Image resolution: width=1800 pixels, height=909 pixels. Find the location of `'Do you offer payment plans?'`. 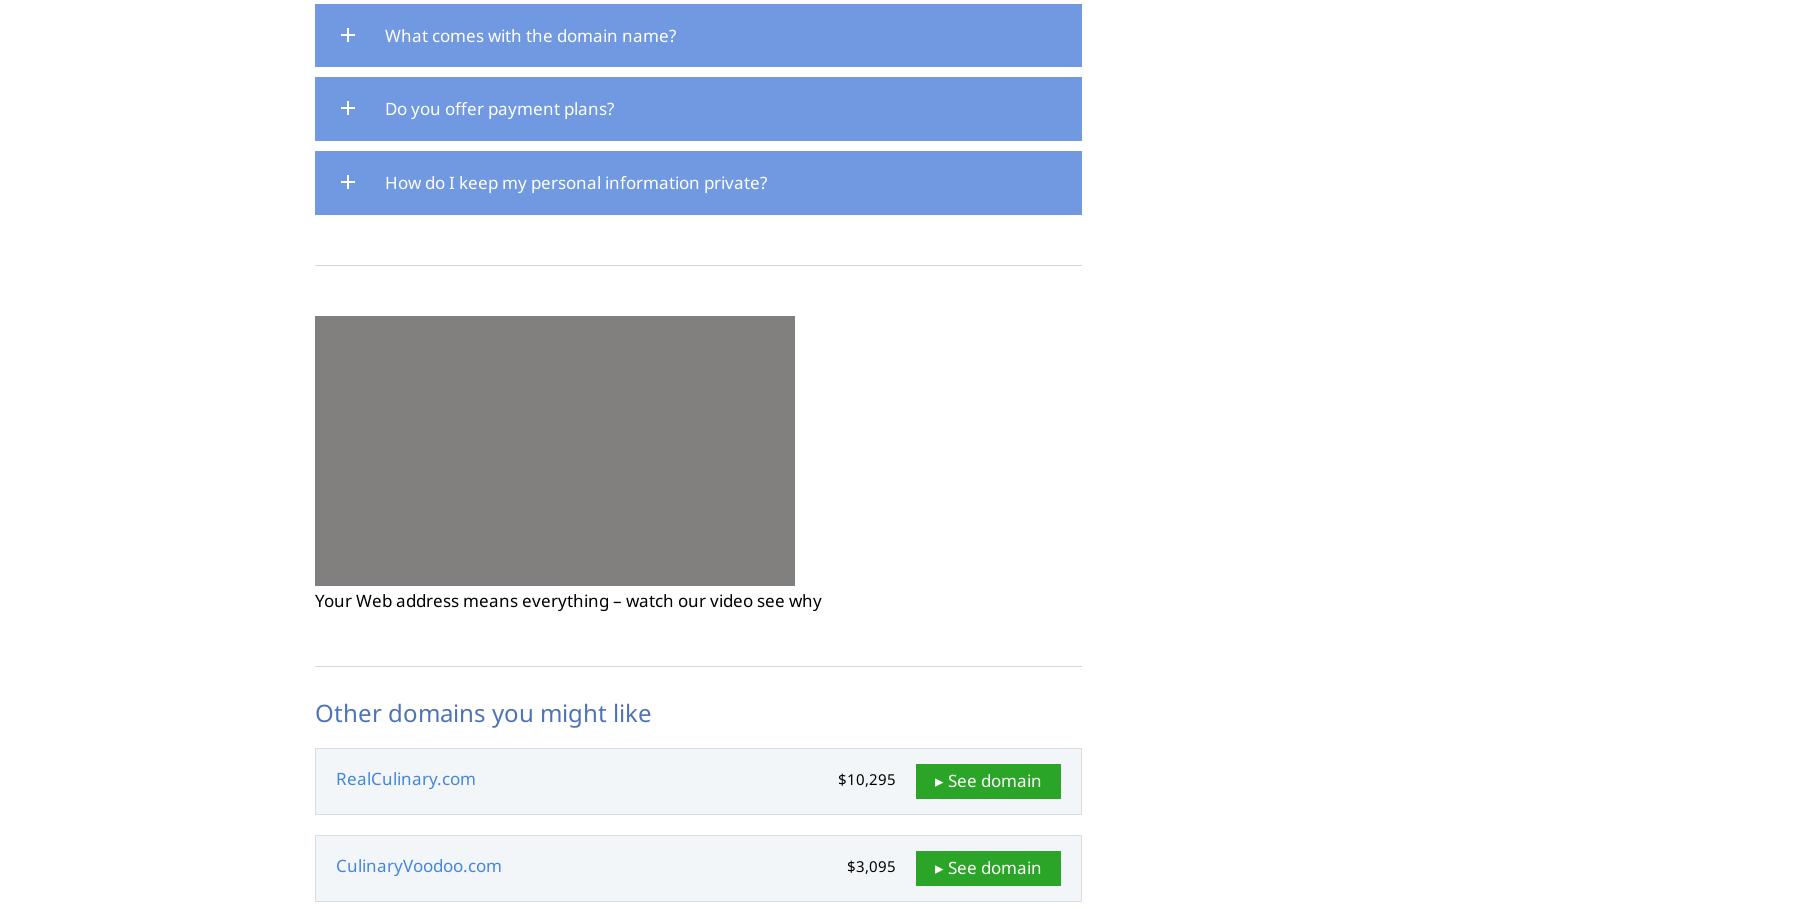

'Do you offer payment plans?' is located at coordinates (498, 108).